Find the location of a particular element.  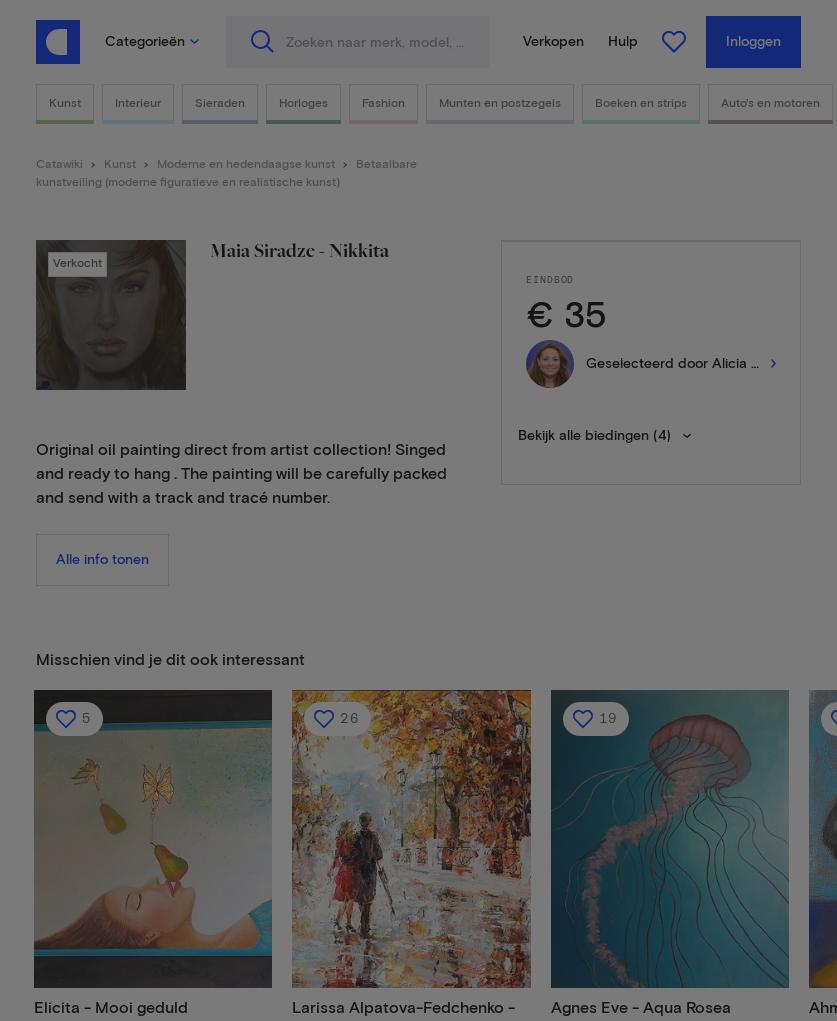

'Auto's en motoren' is located at coordinates (769, 102).